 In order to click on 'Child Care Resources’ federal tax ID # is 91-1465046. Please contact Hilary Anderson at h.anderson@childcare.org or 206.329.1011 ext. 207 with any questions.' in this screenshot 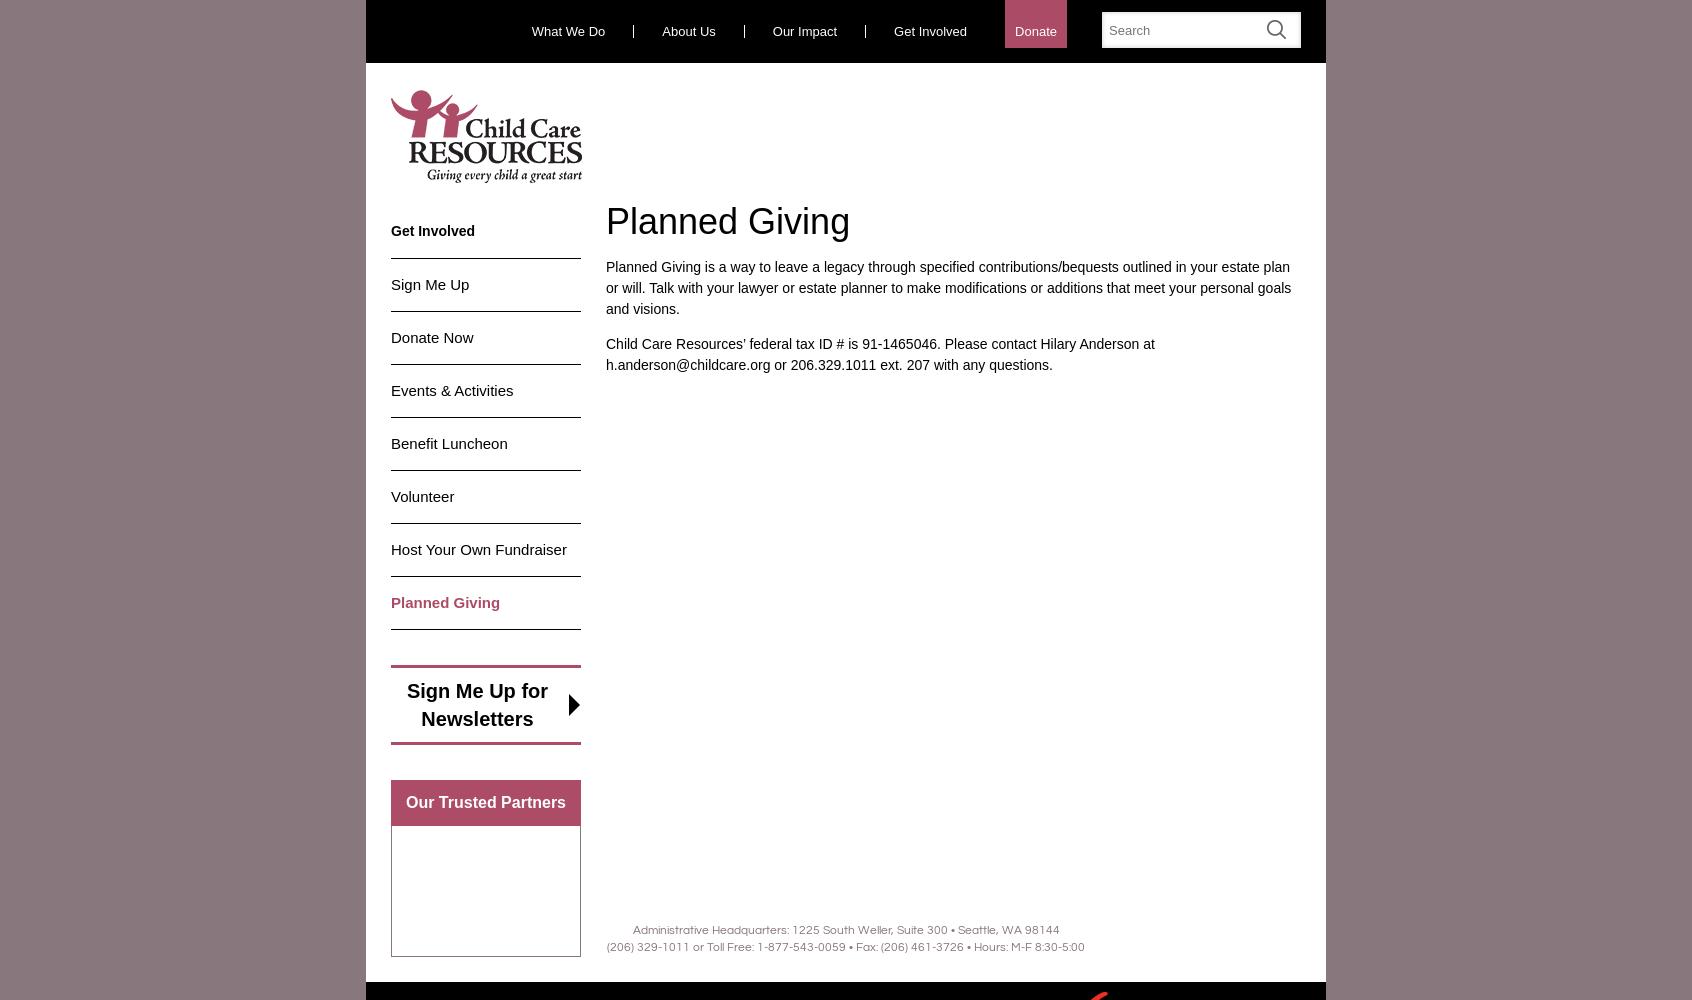, I will do `click(879, 353)`.